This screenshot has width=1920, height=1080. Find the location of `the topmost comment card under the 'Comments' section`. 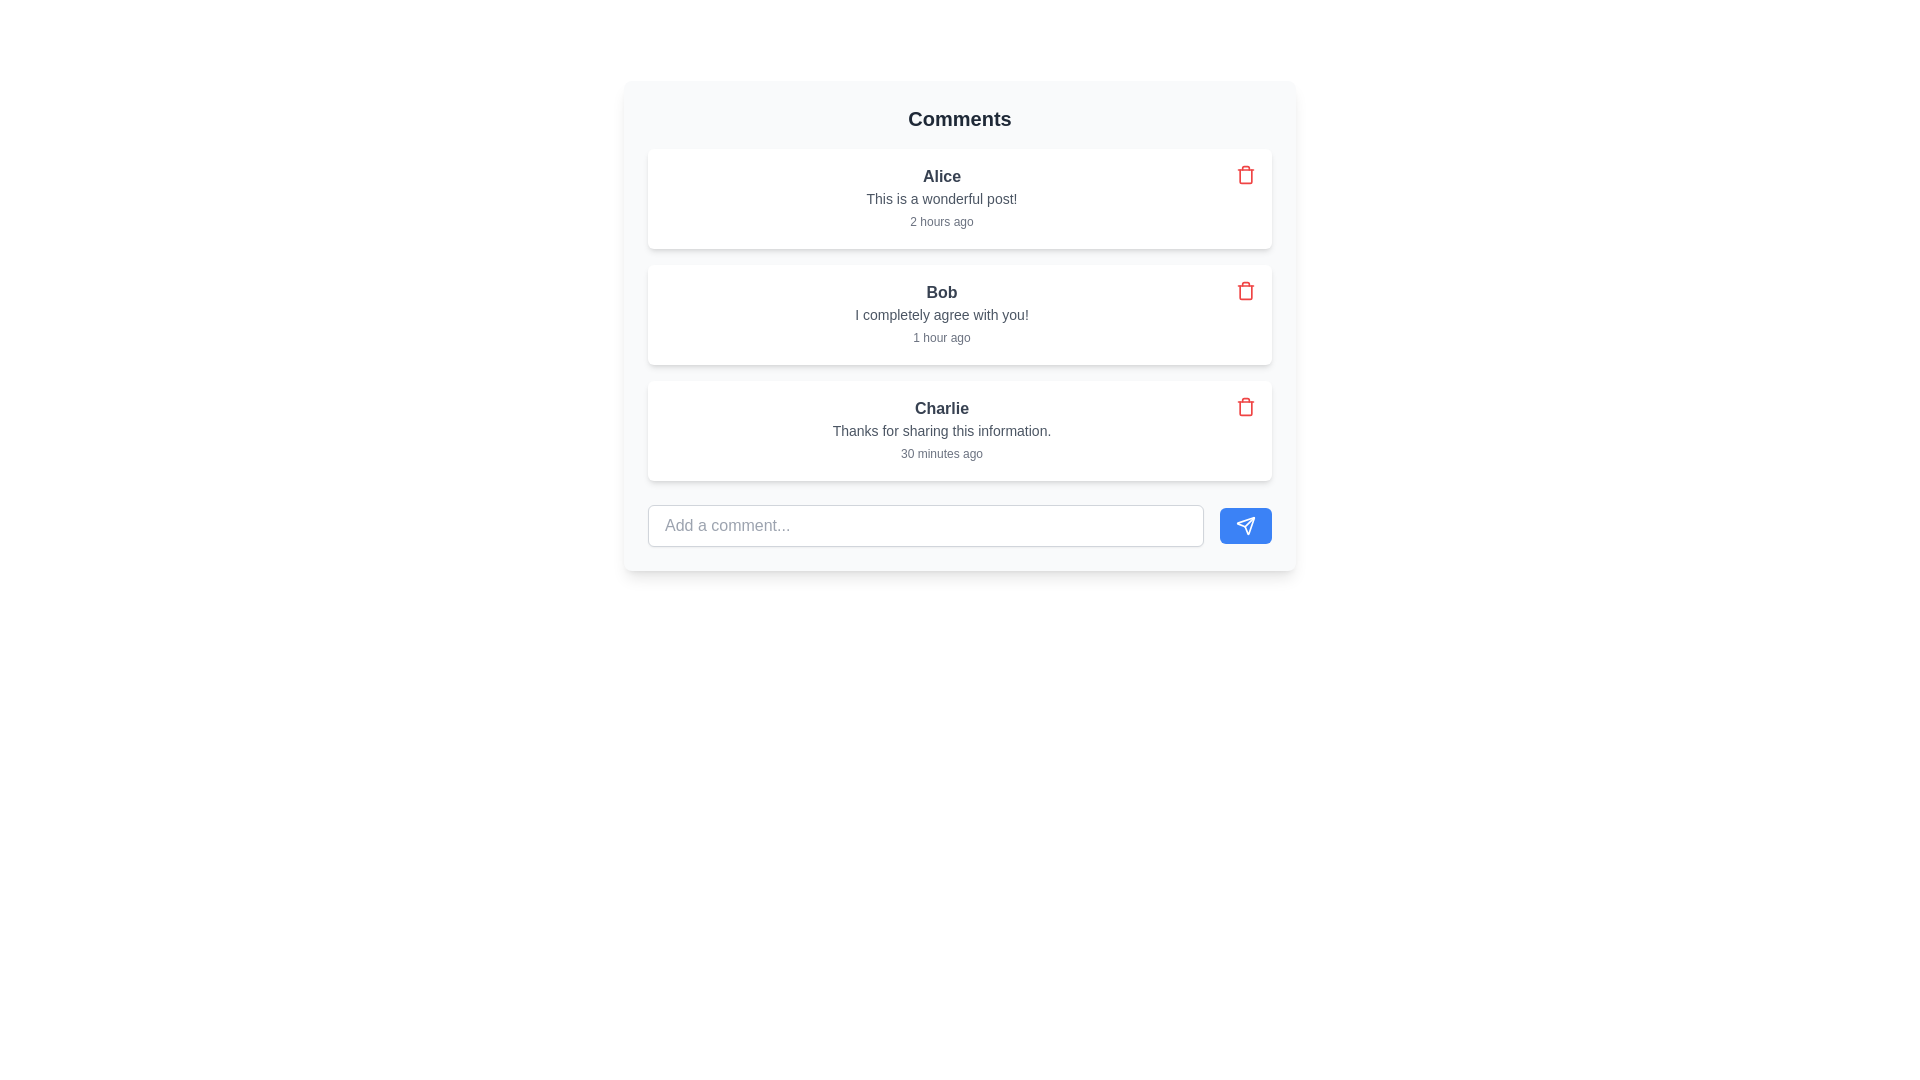

the topmost comment card under the 'Comments' section is located at coordinates (940, 199).